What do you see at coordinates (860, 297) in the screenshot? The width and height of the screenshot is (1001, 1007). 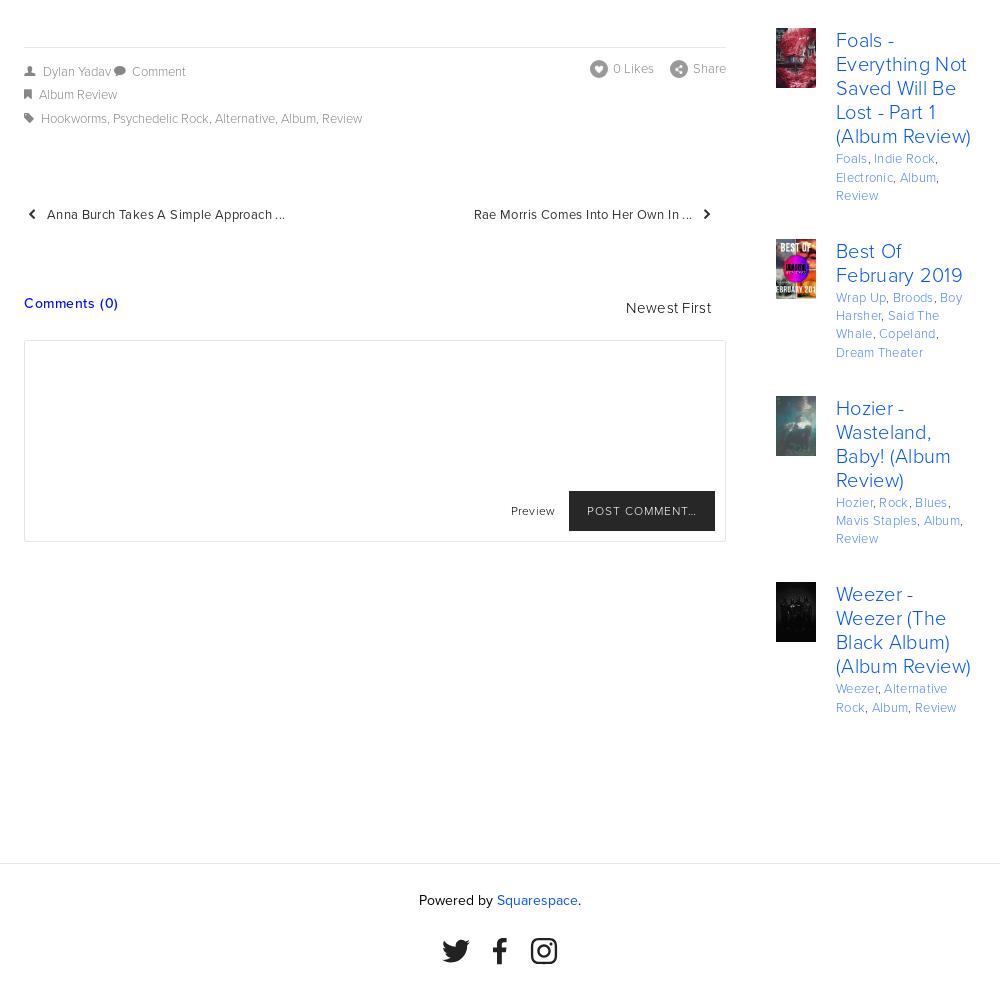 I see `'Wrap Up'` at bounding box center [860, 297].